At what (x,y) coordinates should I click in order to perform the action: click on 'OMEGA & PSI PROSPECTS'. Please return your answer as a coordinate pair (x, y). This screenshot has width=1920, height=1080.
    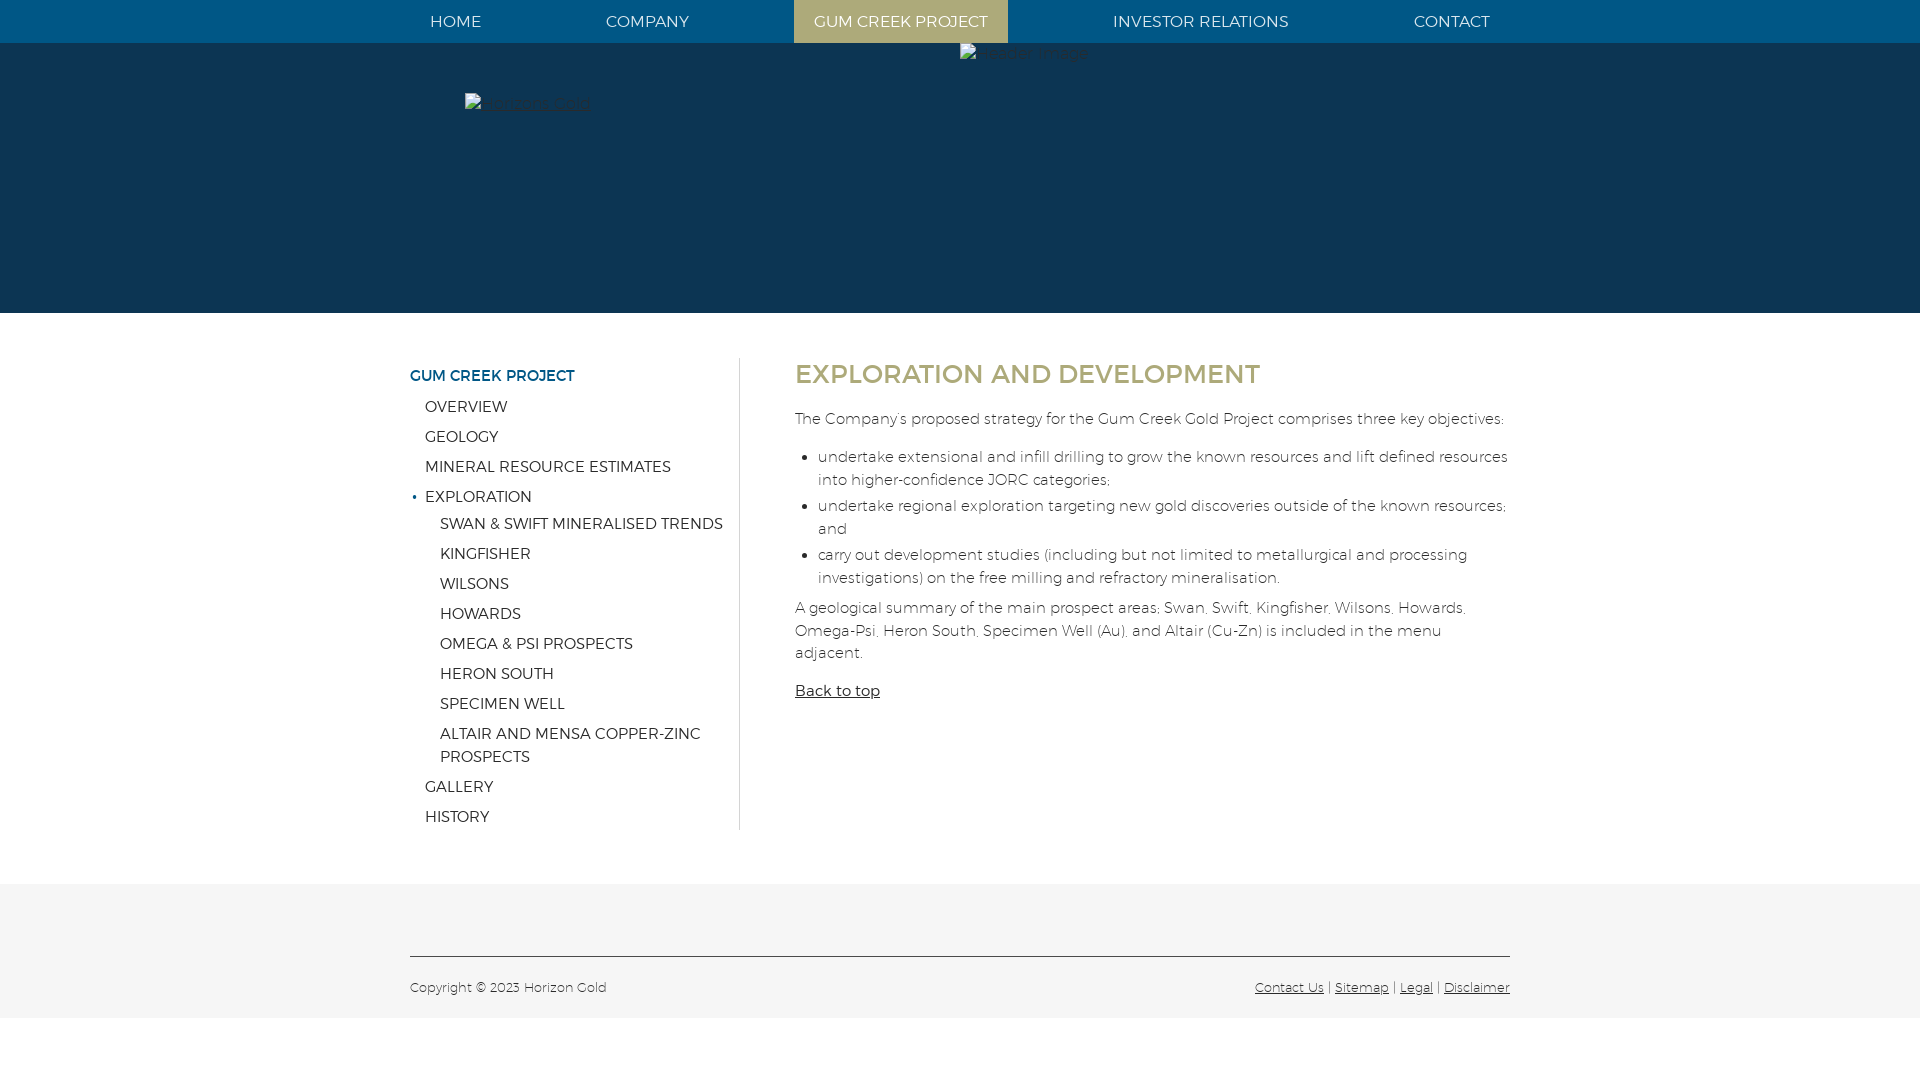
    Looking at the image, I should click on (588, 643).